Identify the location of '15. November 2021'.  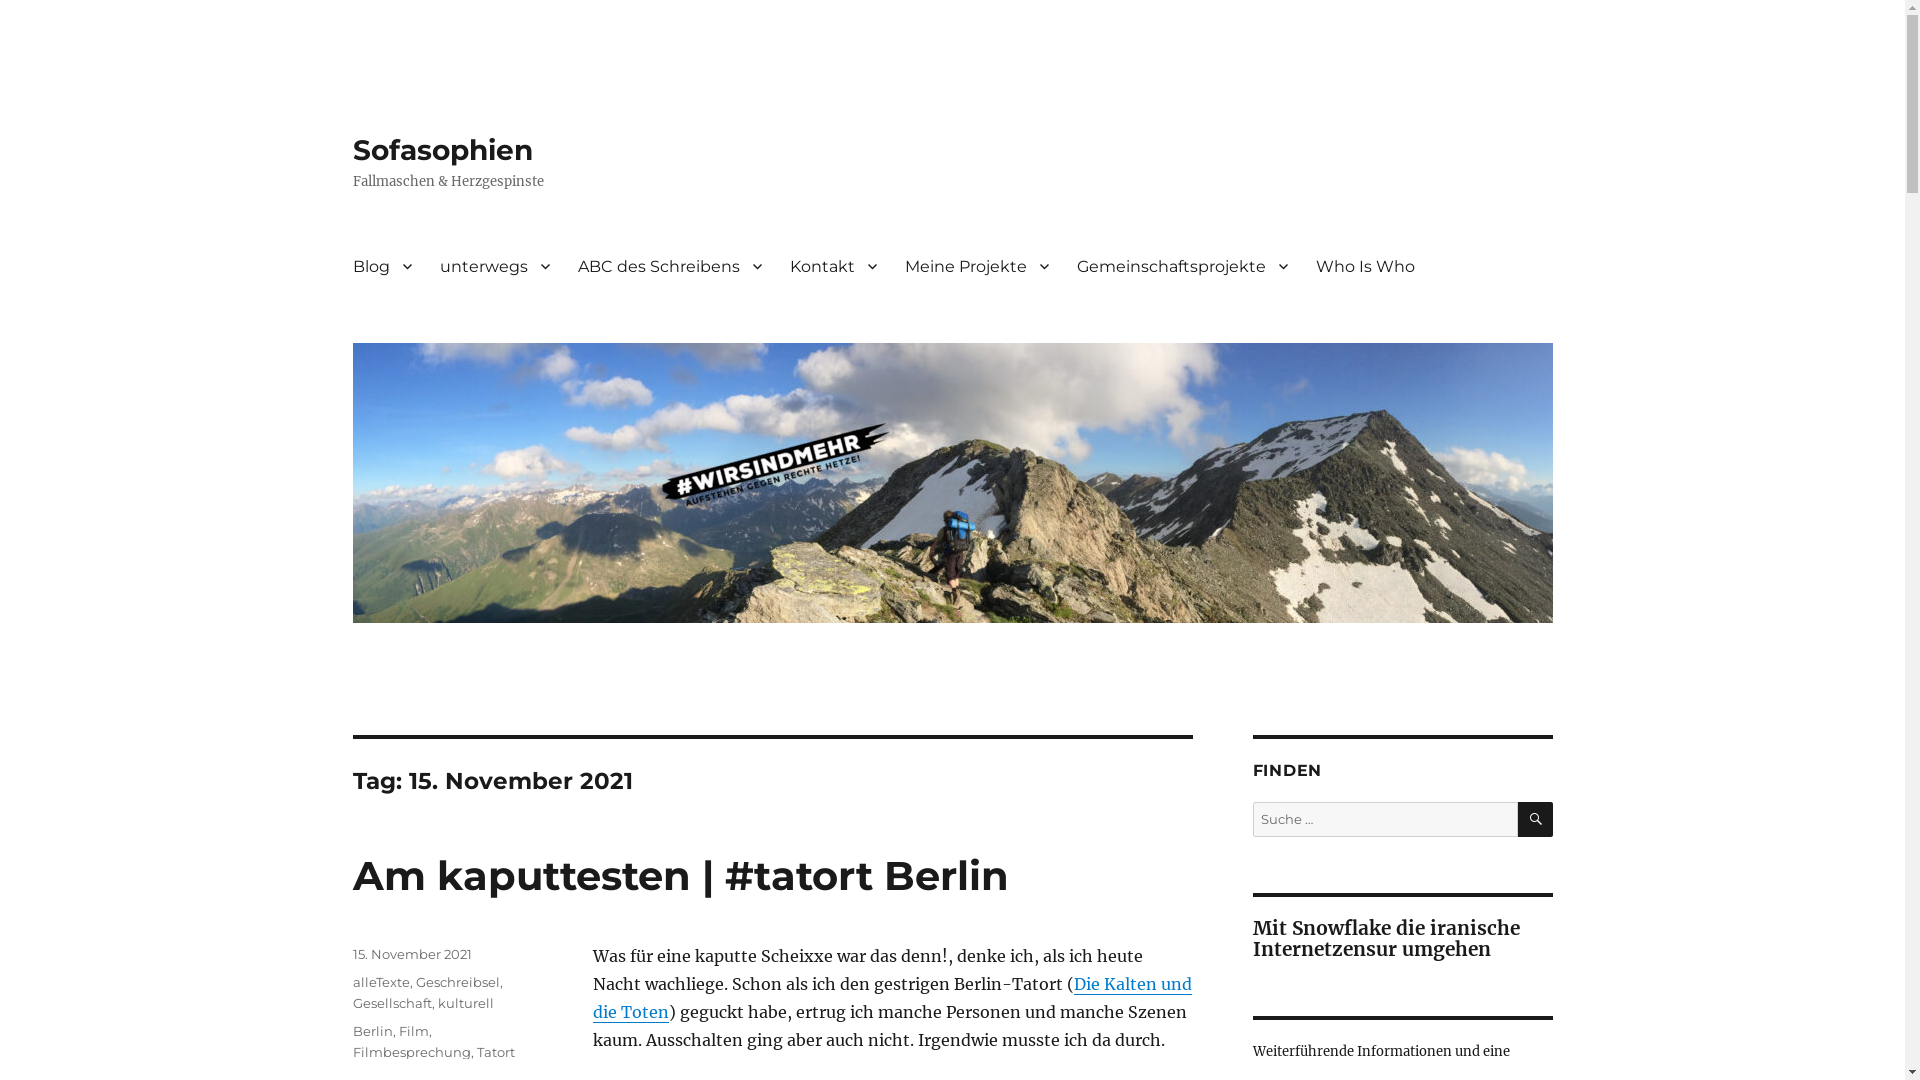
(410, 952).